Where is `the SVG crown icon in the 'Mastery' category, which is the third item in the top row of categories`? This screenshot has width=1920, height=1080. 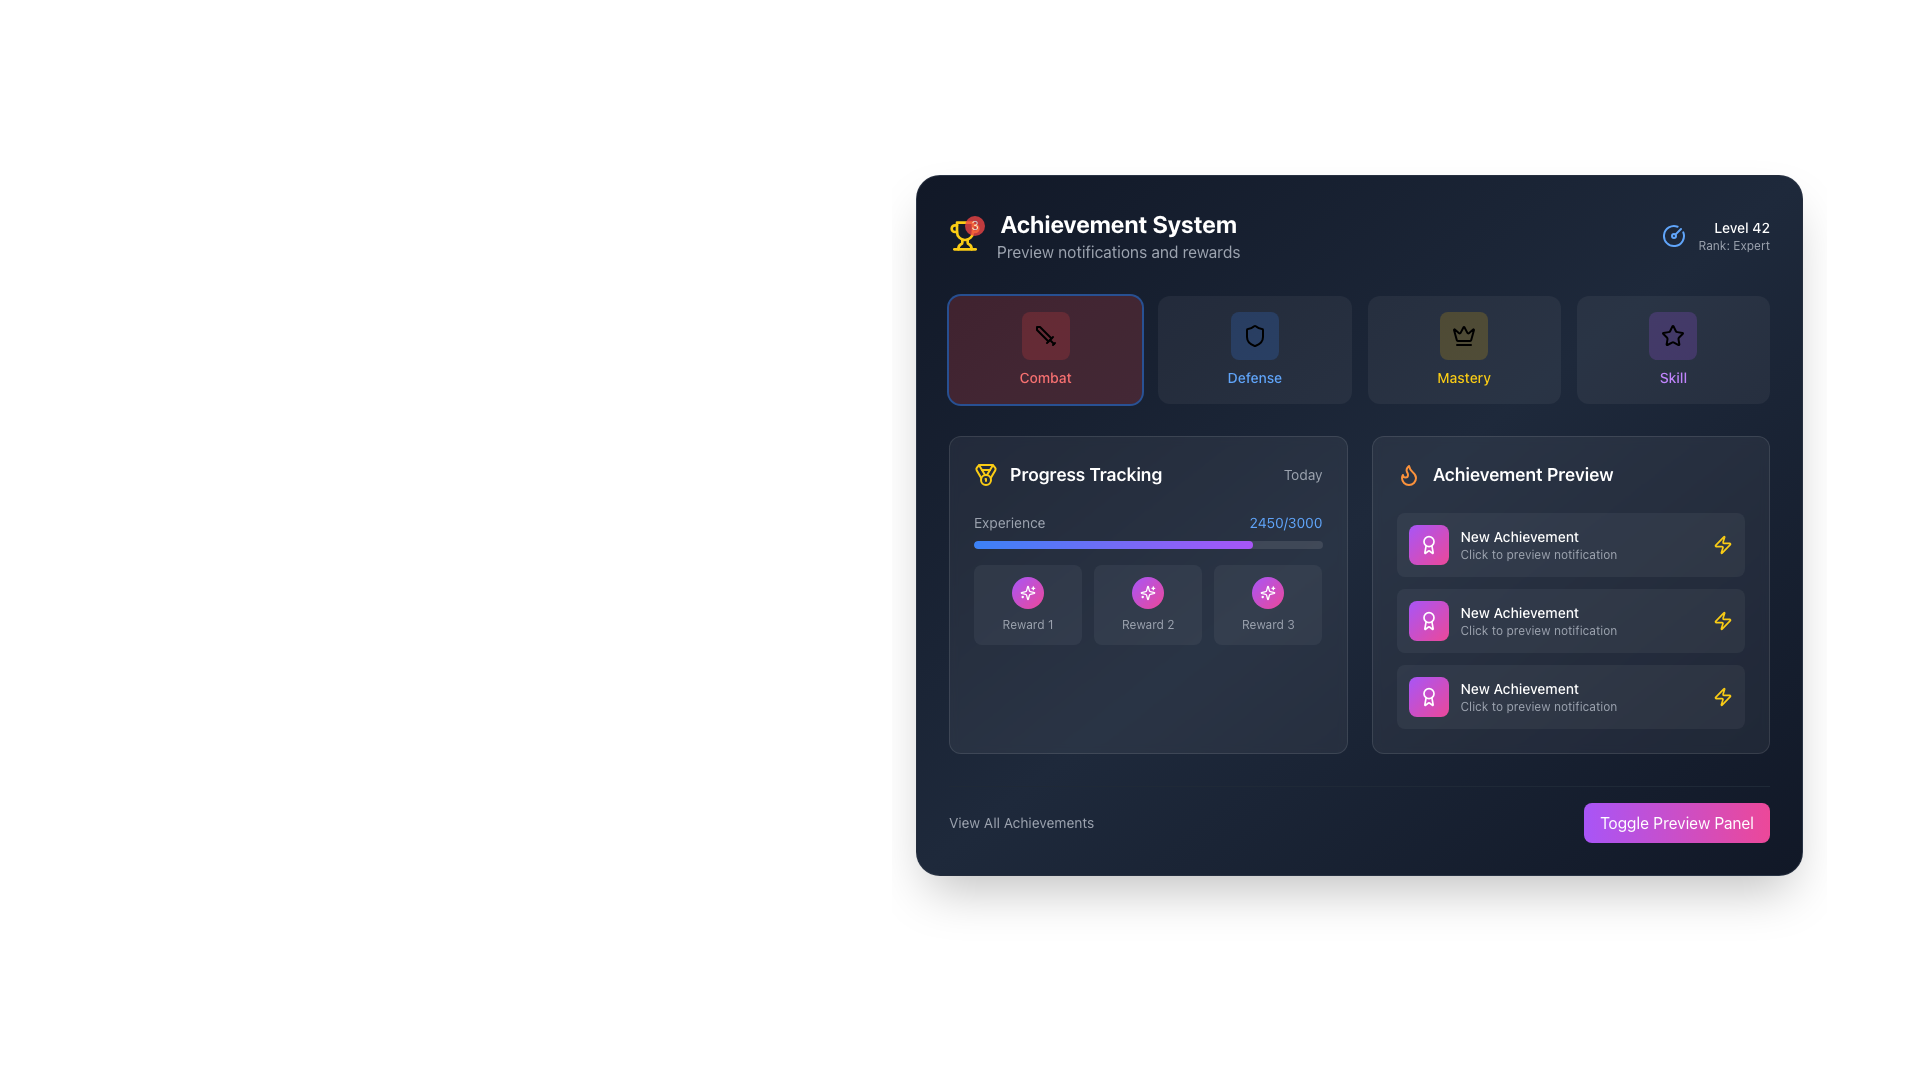
the SVG crown icon in the 'Mastery' category, which is the third item in the top row of categories is located at coordinates (1464, 334).